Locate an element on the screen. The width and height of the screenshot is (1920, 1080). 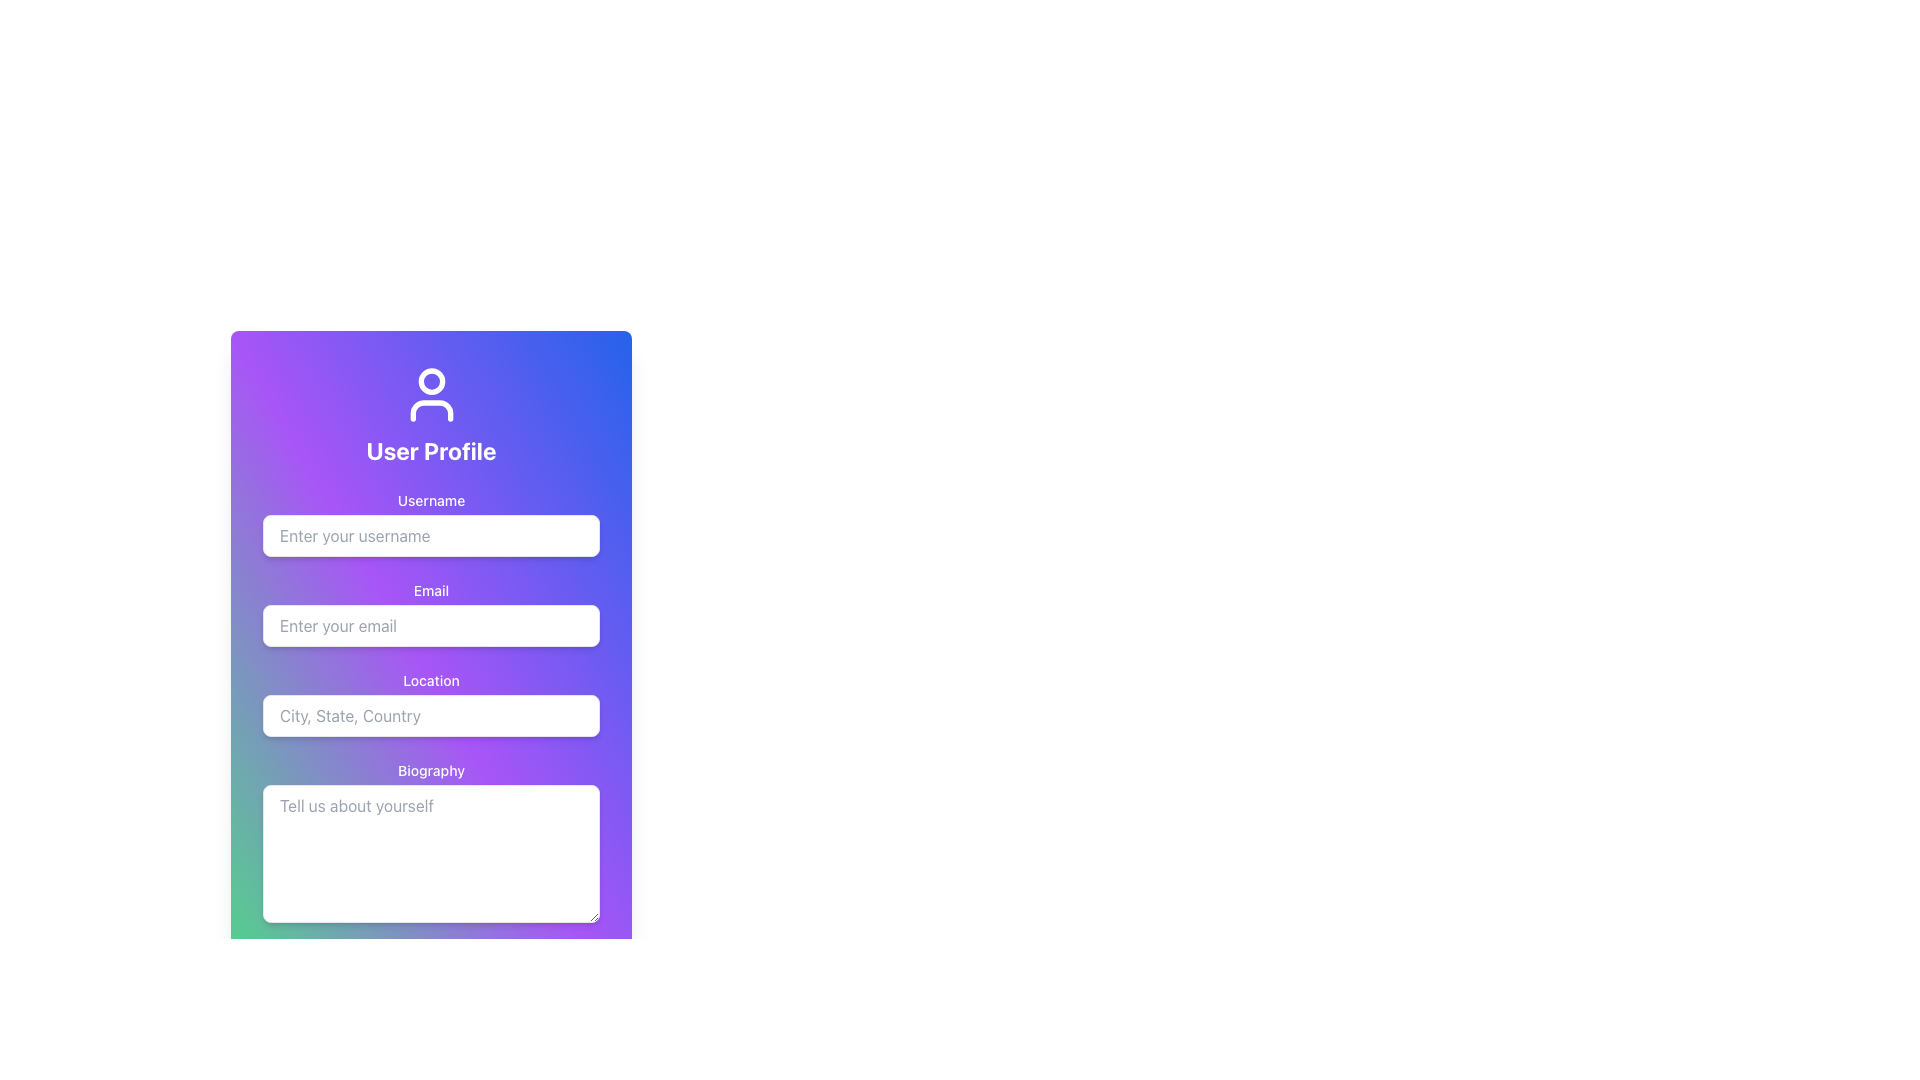
the 'Username' text label which is styled in a small, bold font and has a gradient background, located above the username input field is located at coordinates (430, 500).